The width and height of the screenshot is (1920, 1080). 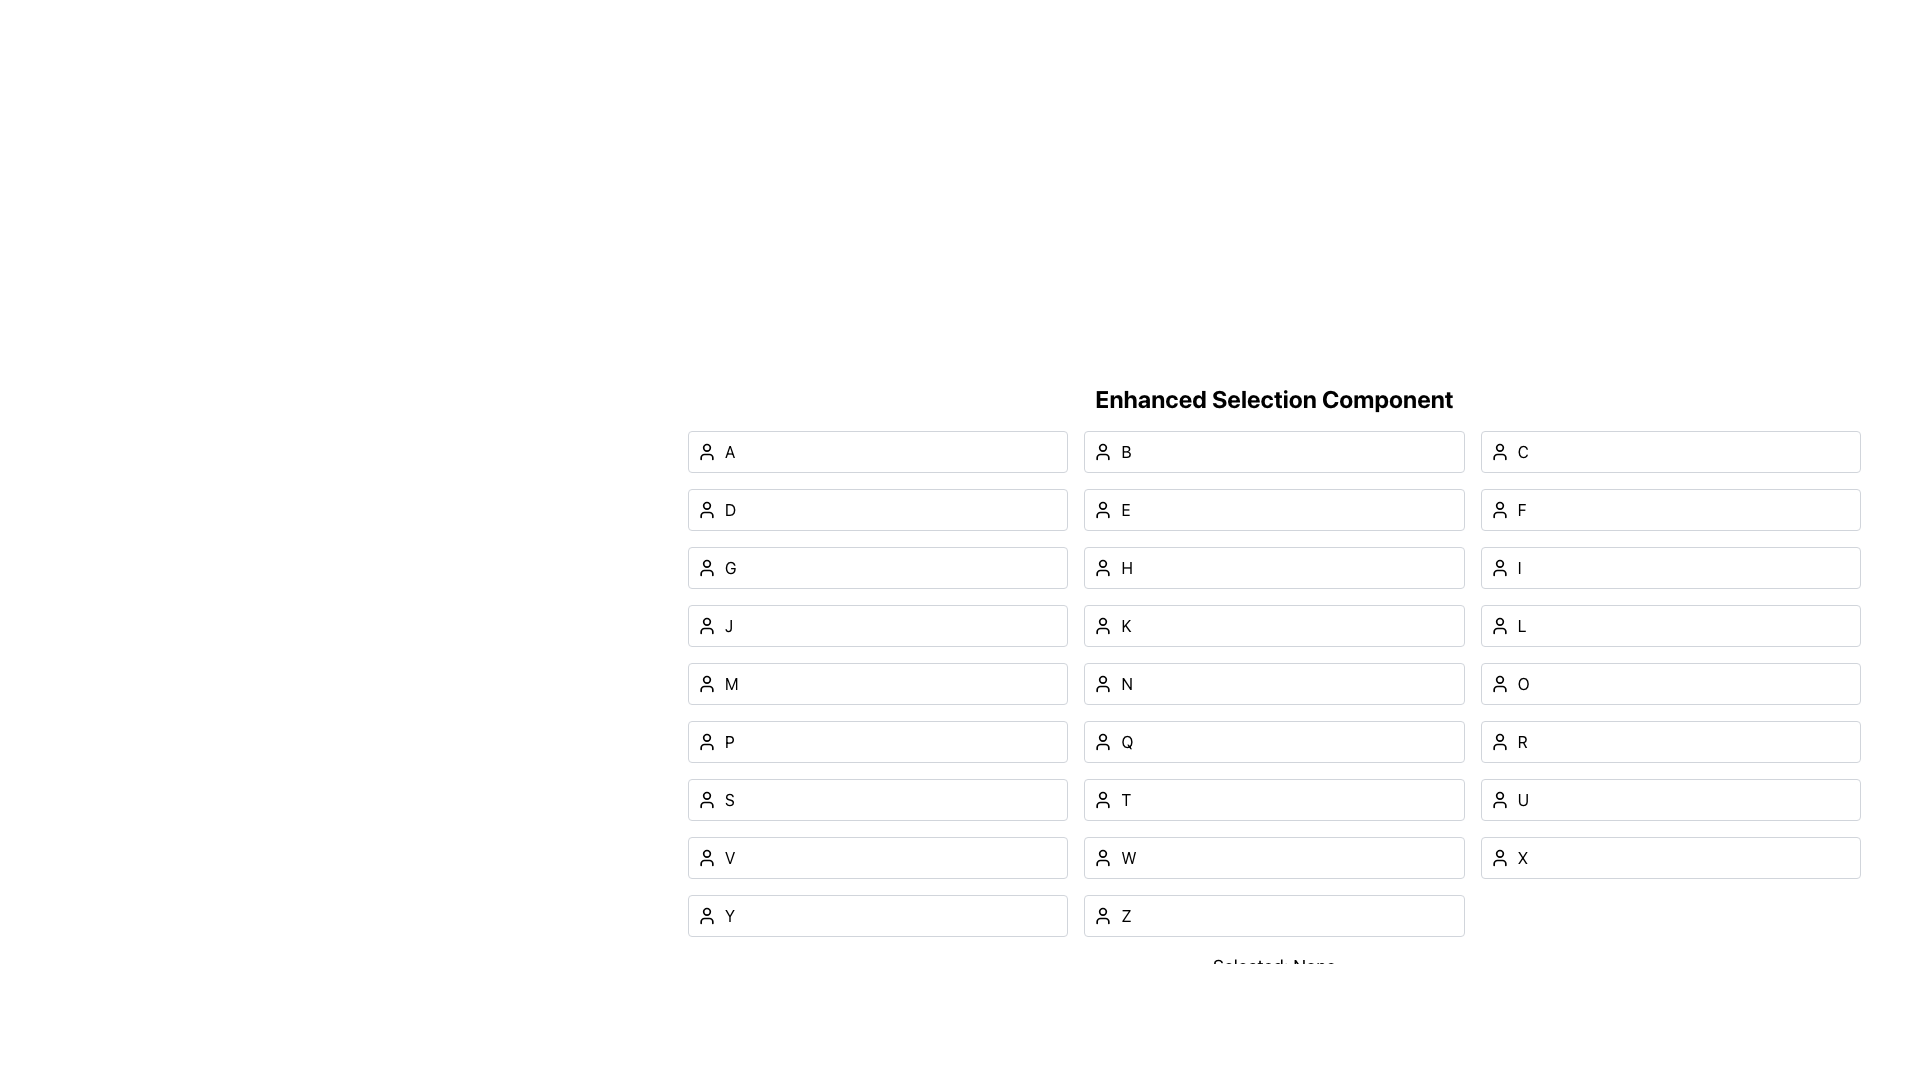 What do you see at coordinates (1102, 856) in the screenshot?
I see `the user-related icon located at the left side of the 'W' column entry in the Enhanced Selection Component interface` at bounding box center [1102, 856].